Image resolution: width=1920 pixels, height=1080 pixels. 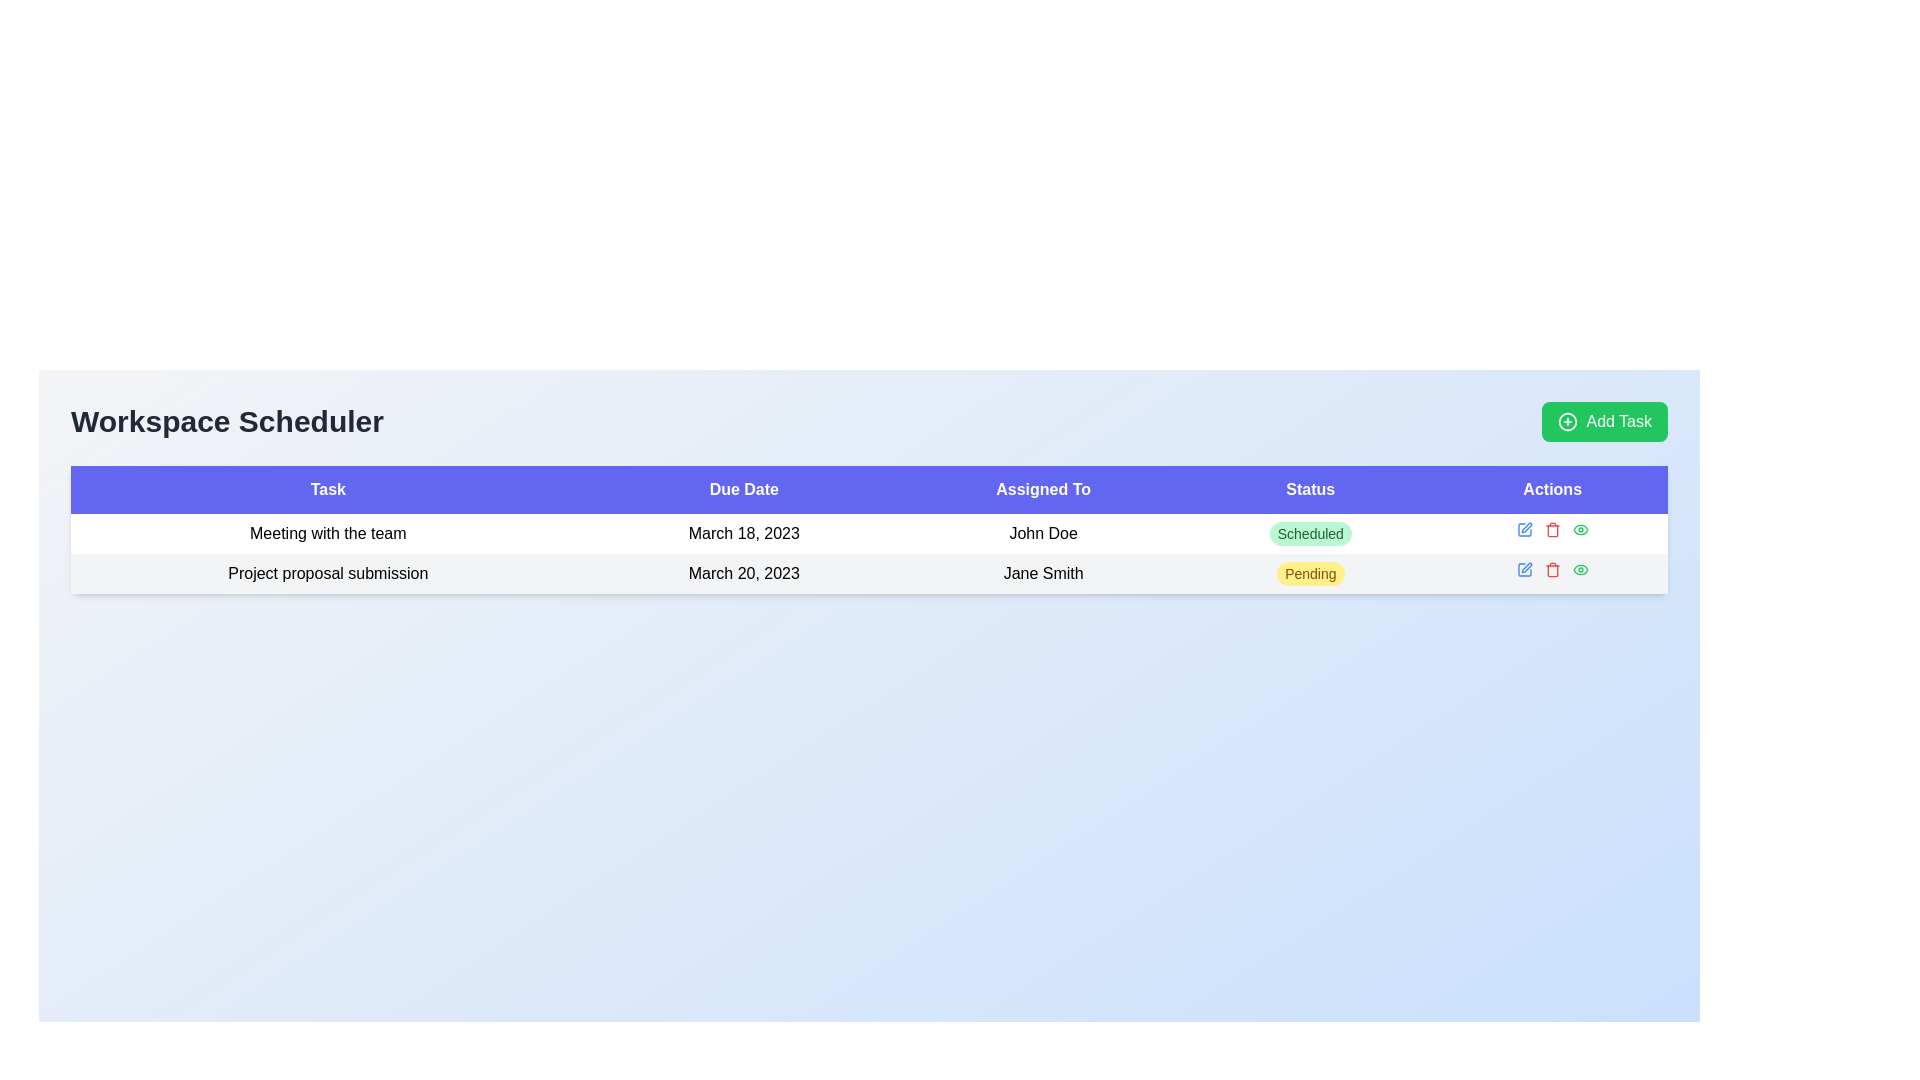 What do you see at coordinates (1523, 528) in the screenshot?
I see `the edit icon button located in the 'Actions' column of the second row in the table to initiate editing` at bounding box center [1523, 528].